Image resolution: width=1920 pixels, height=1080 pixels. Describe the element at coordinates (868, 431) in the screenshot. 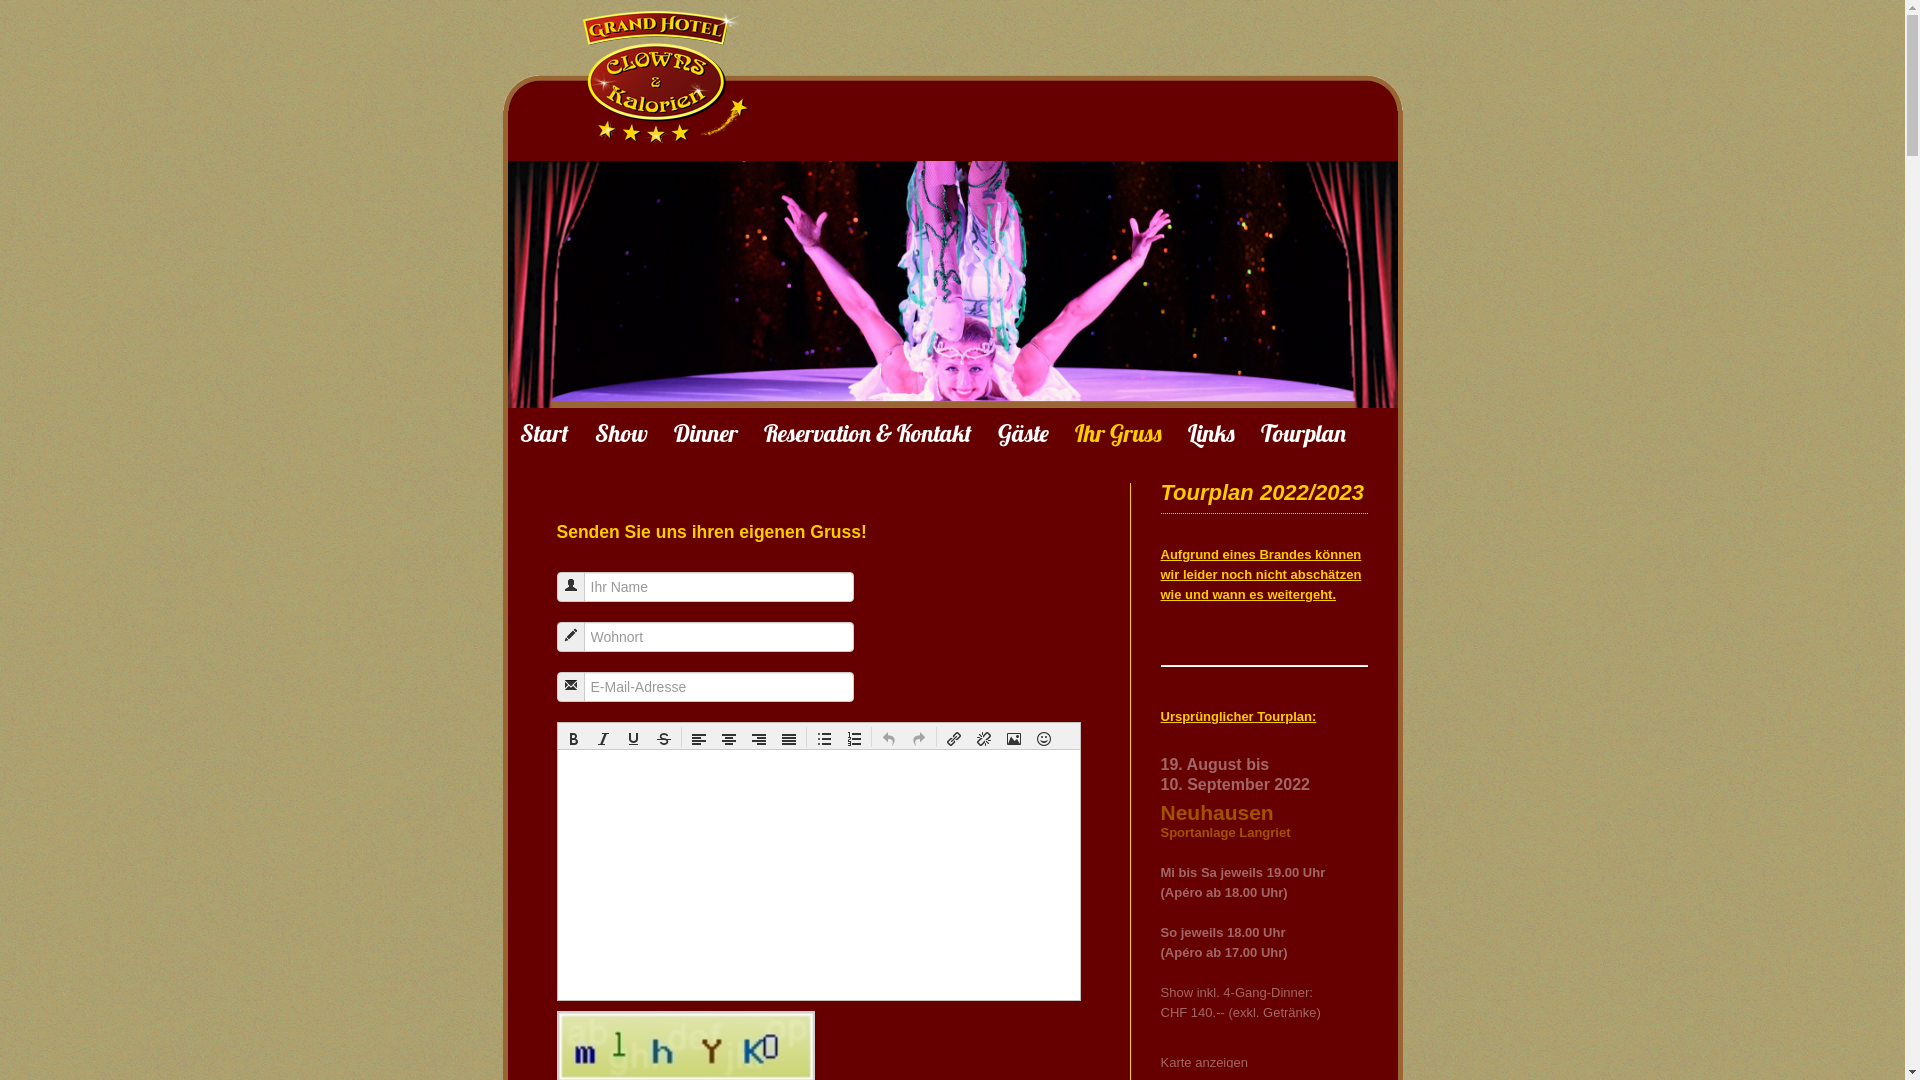

I see `'Reservation & Kontakt'` at that location.